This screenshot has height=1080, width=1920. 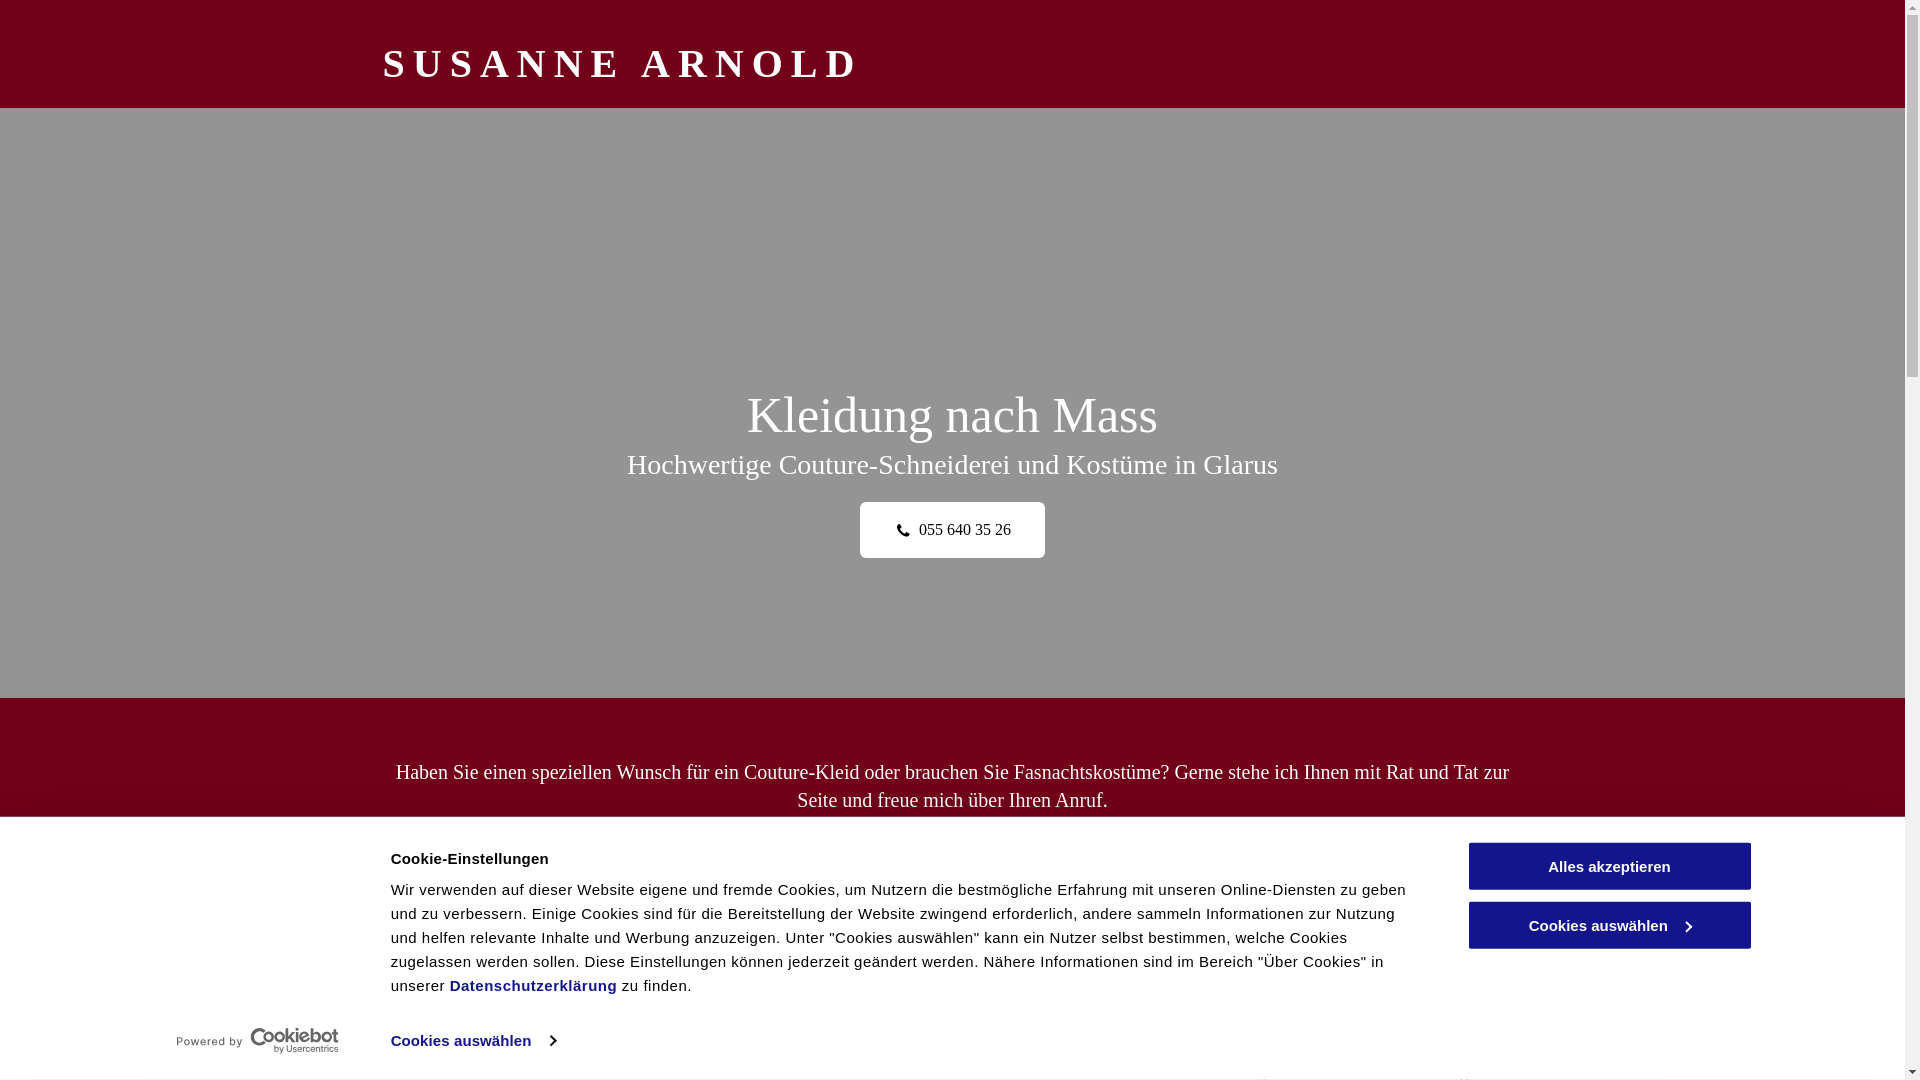 I want to click on 'Alles akzeptieren', so click(x=1608, y=865).